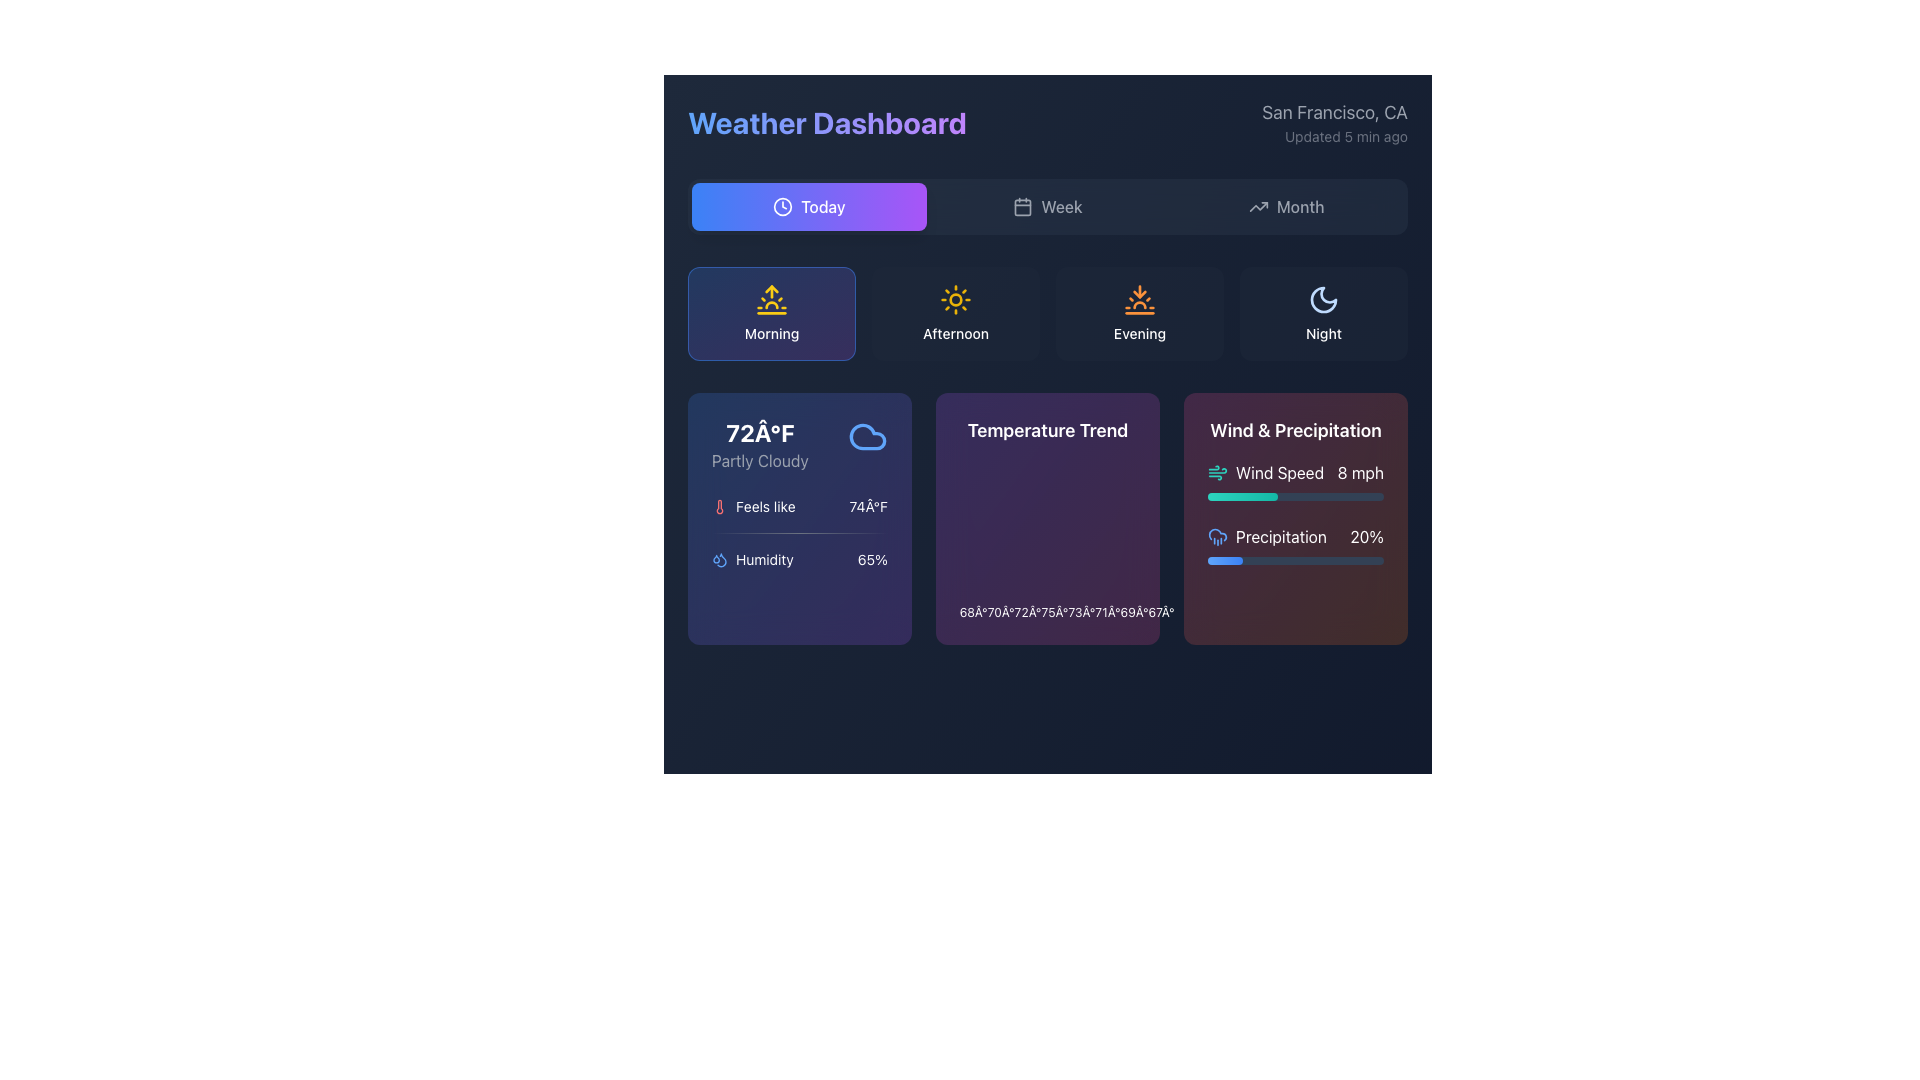  Describe the element at coordinates (954, 313) in the screenshot. I see `the 'Afternoon' time period button` at that location.